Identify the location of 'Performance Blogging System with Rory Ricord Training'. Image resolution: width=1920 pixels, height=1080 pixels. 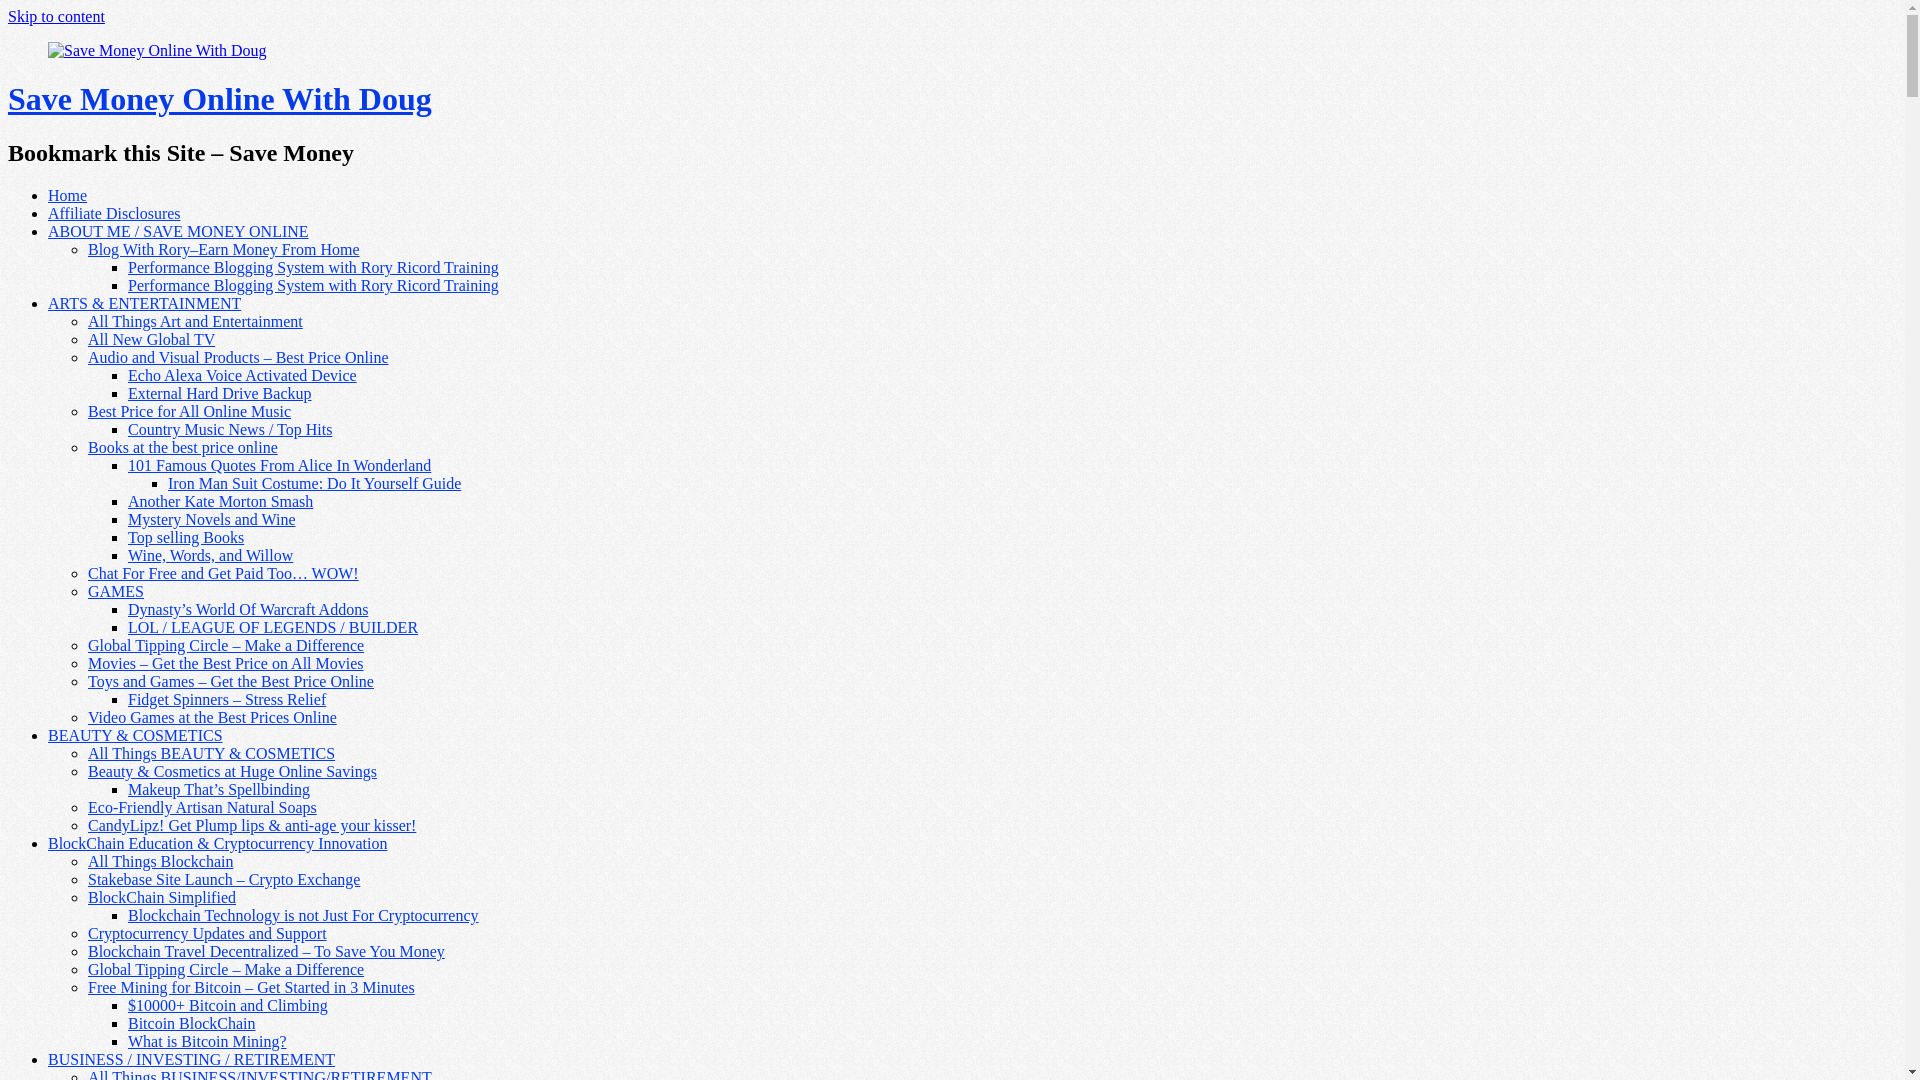
(312, 285).